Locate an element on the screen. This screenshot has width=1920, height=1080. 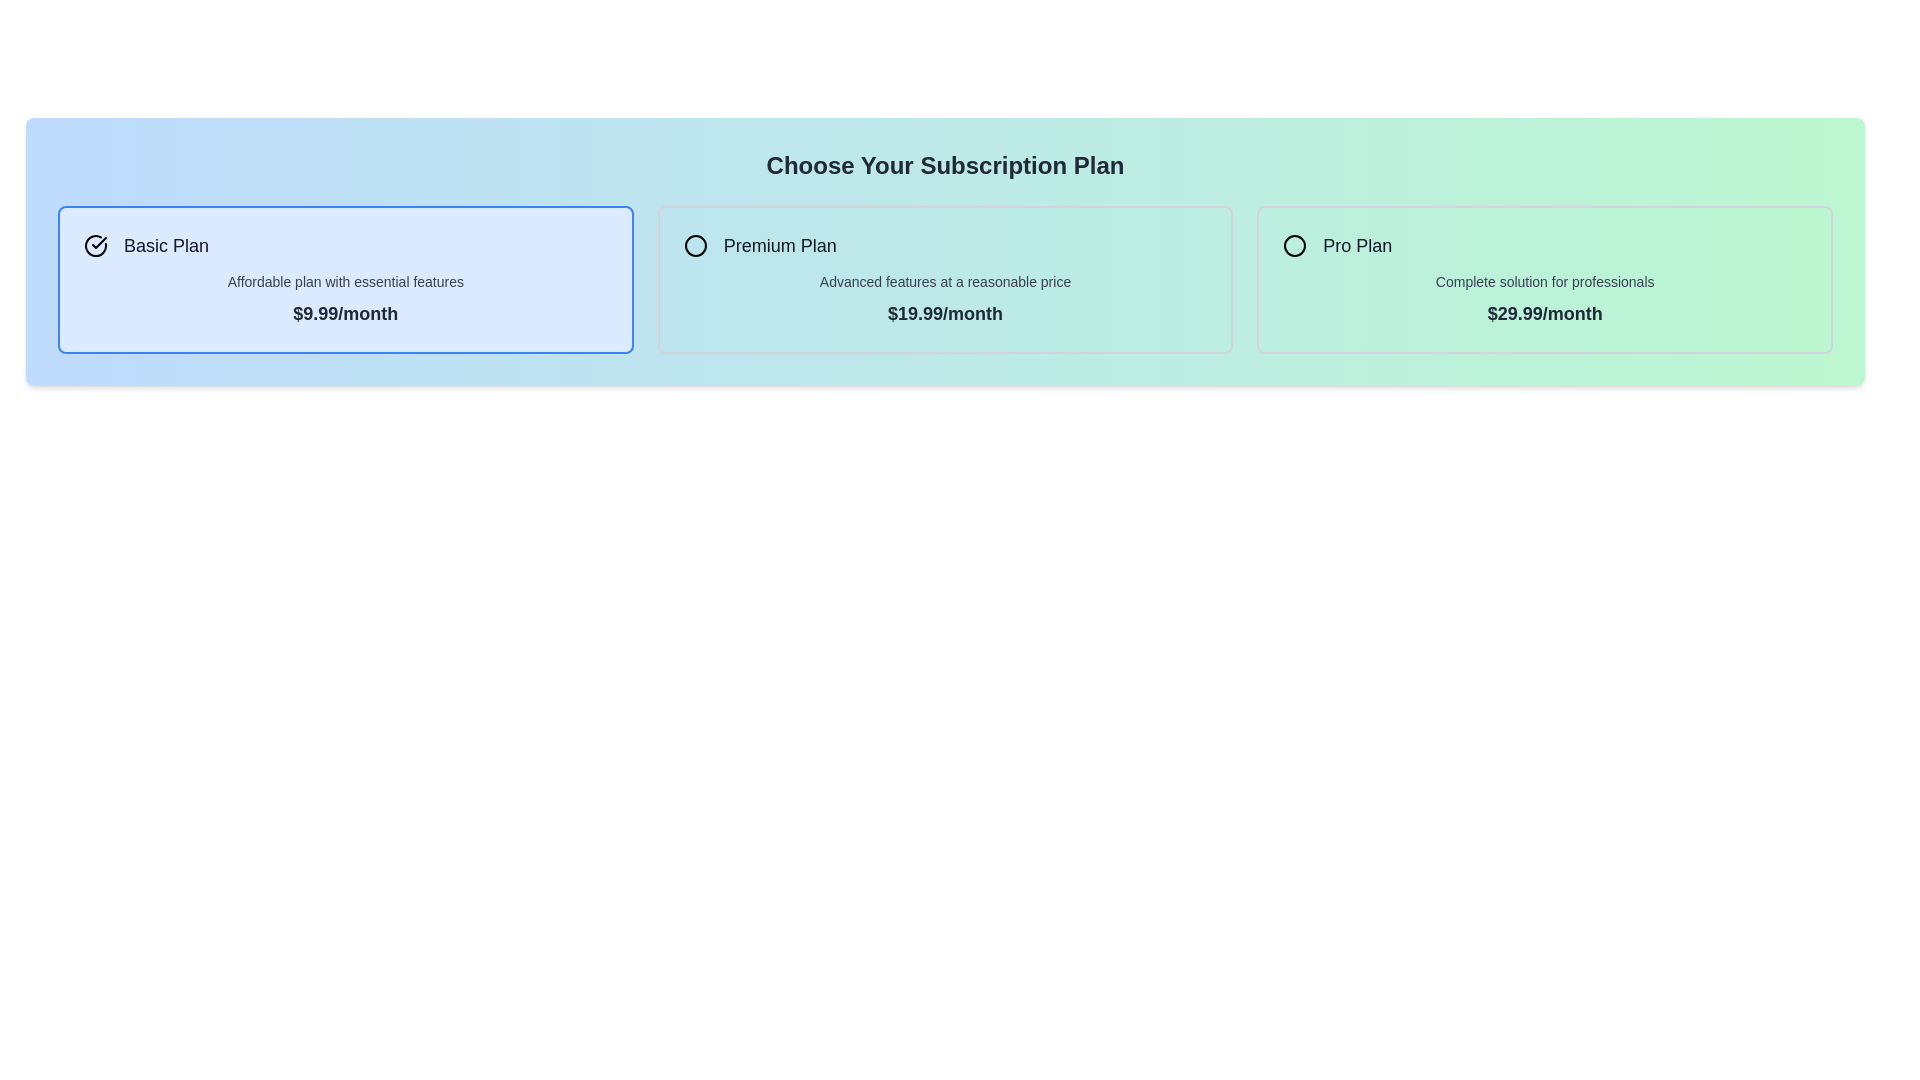
the text element stating 'Complete solution for professionals', which is styled in a smaller gray font and located below the title 'Pro Plan' within the card layout is located at coordinates (1544, 281).